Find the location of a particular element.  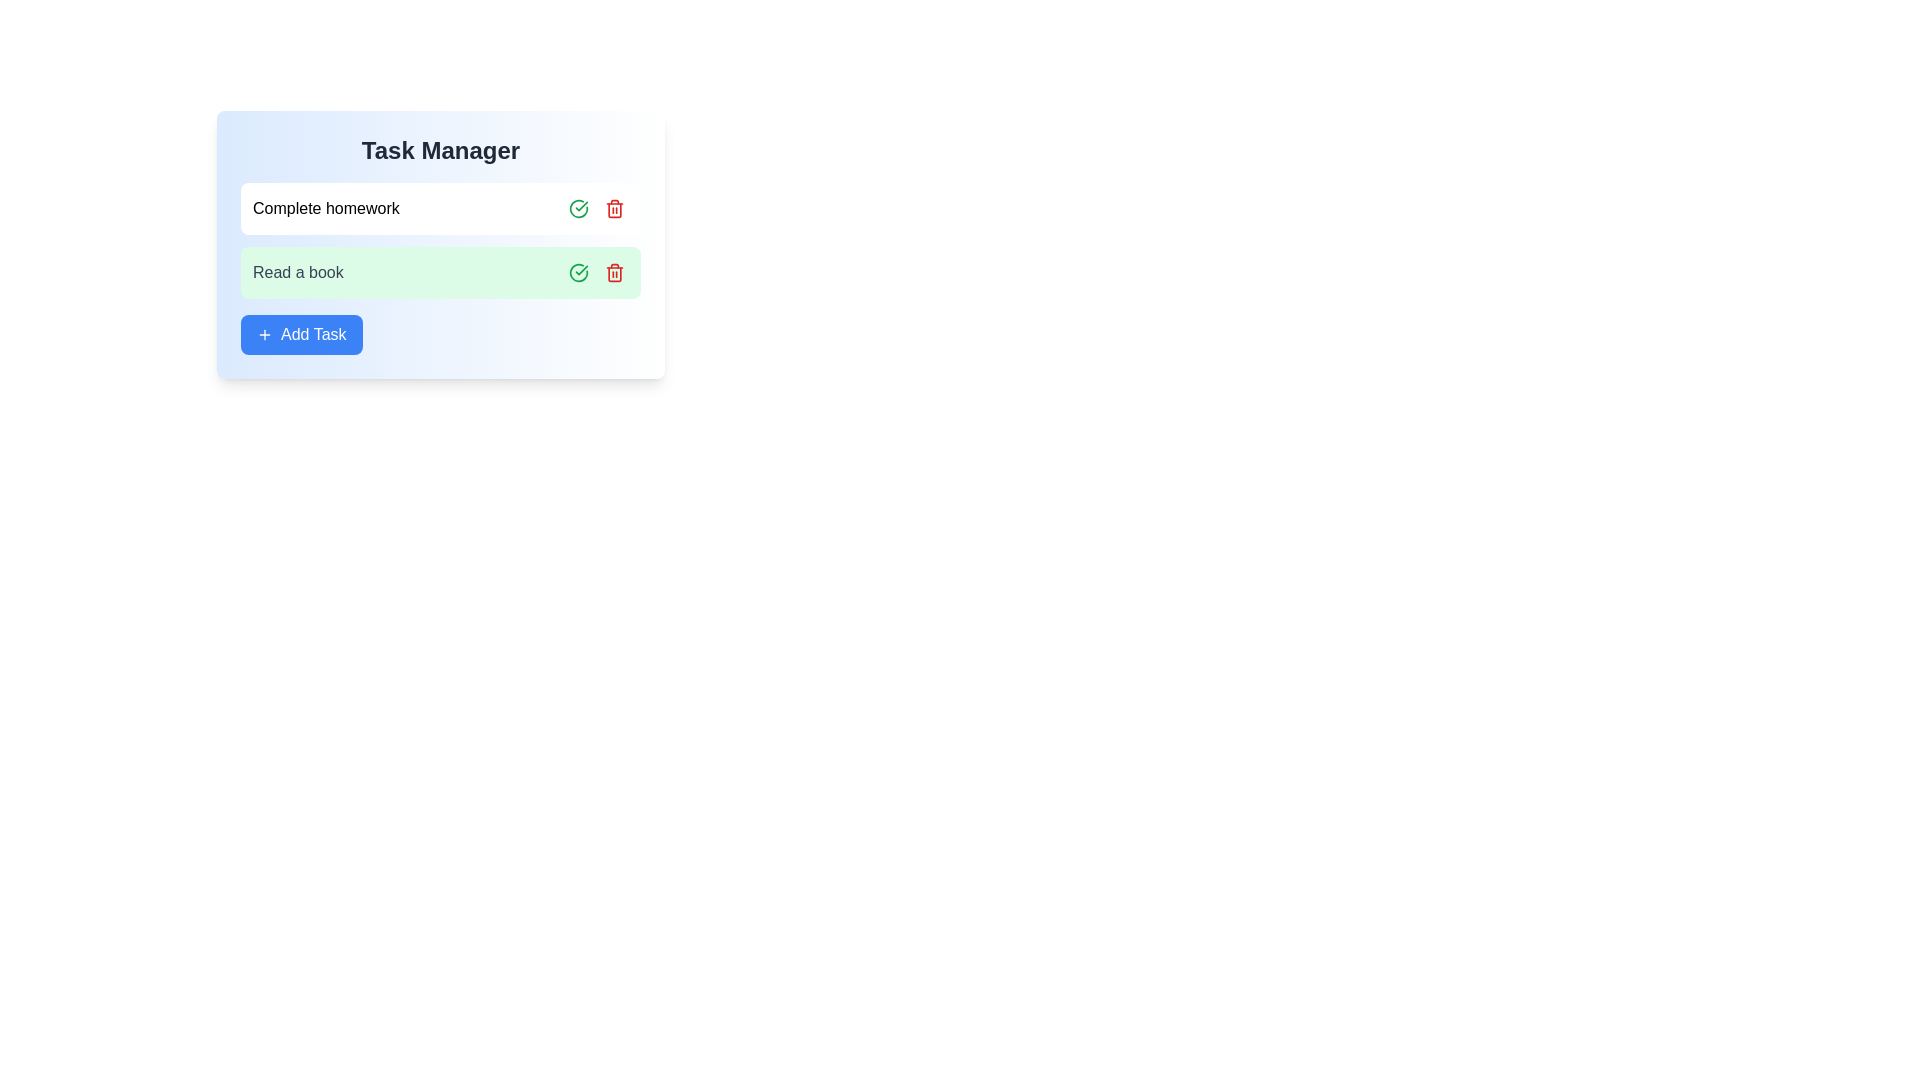

the green checkmark icon corresponding to the task titled 'Read a book' to toggle its completion status is located at coordinates (578, 273).